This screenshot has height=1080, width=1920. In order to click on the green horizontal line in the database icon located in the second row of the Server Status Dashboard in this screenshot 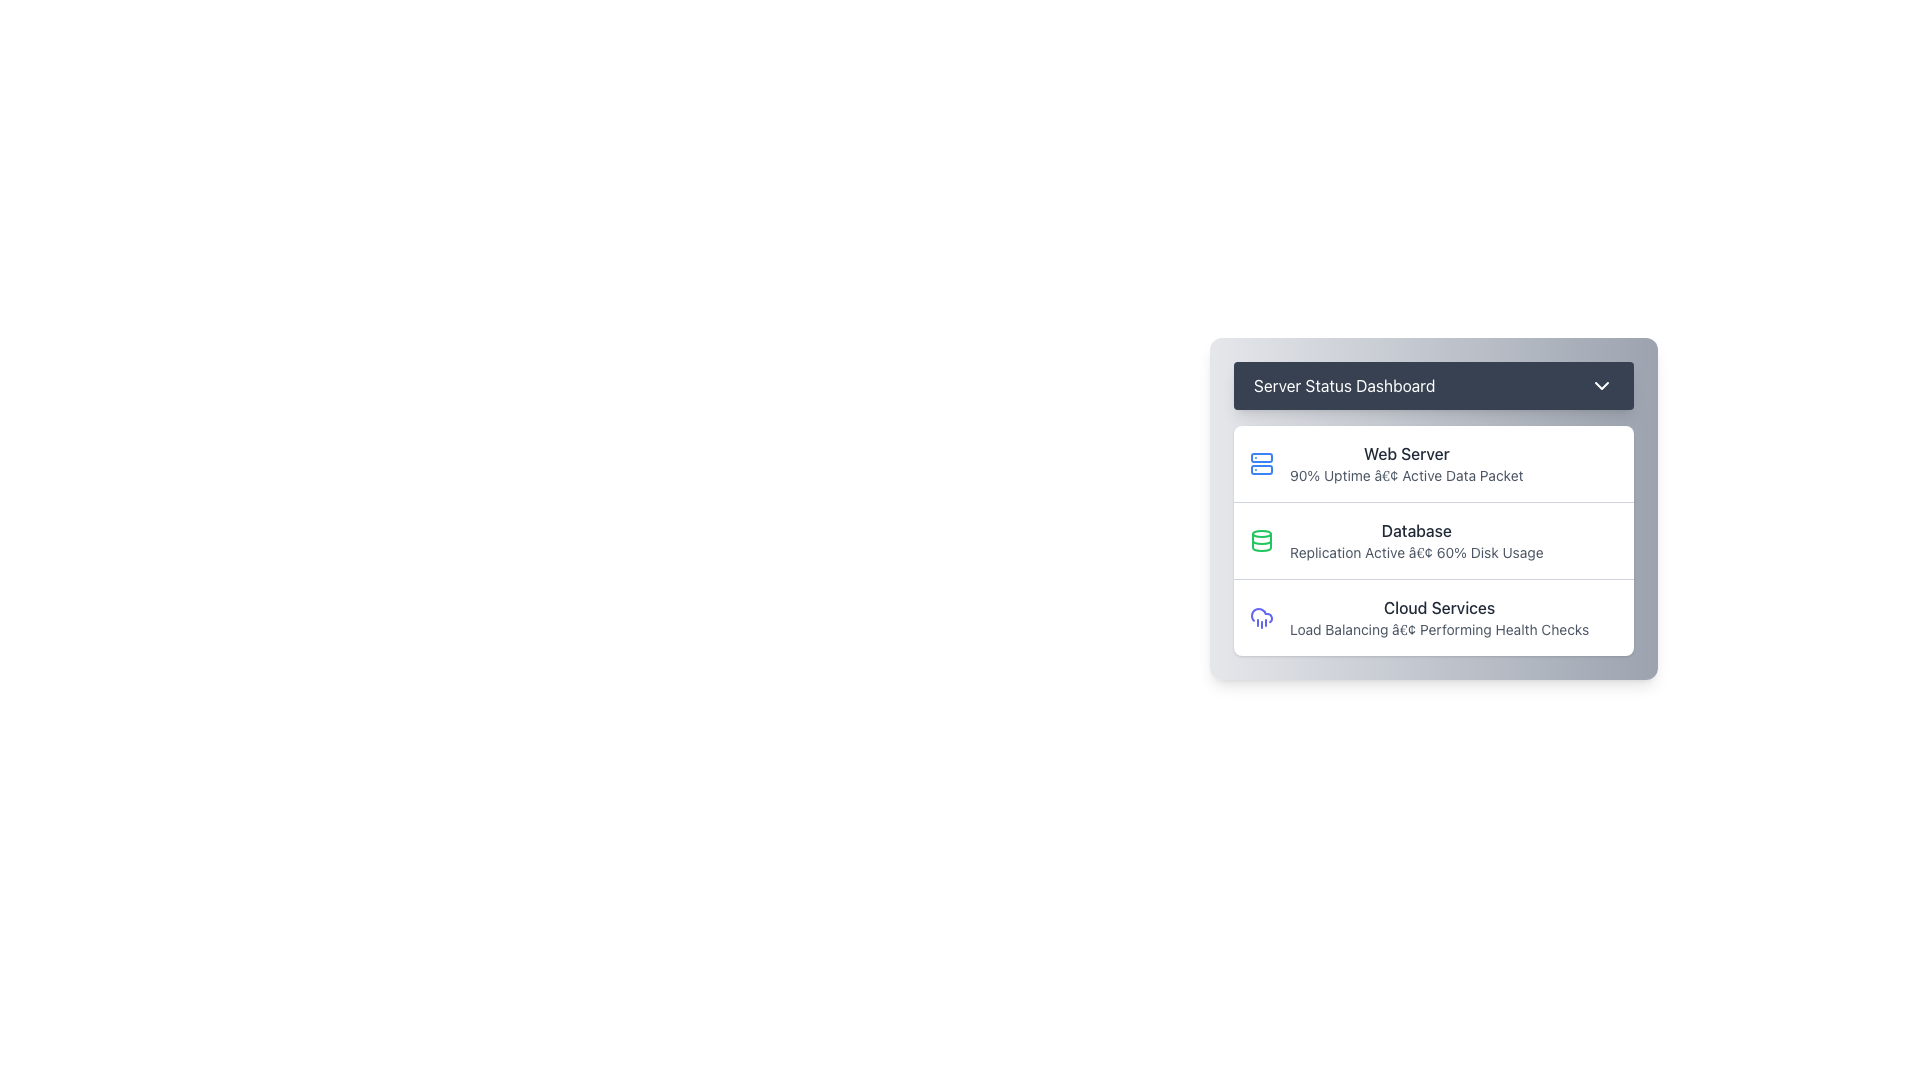, I will do `click(1261, 542)`.